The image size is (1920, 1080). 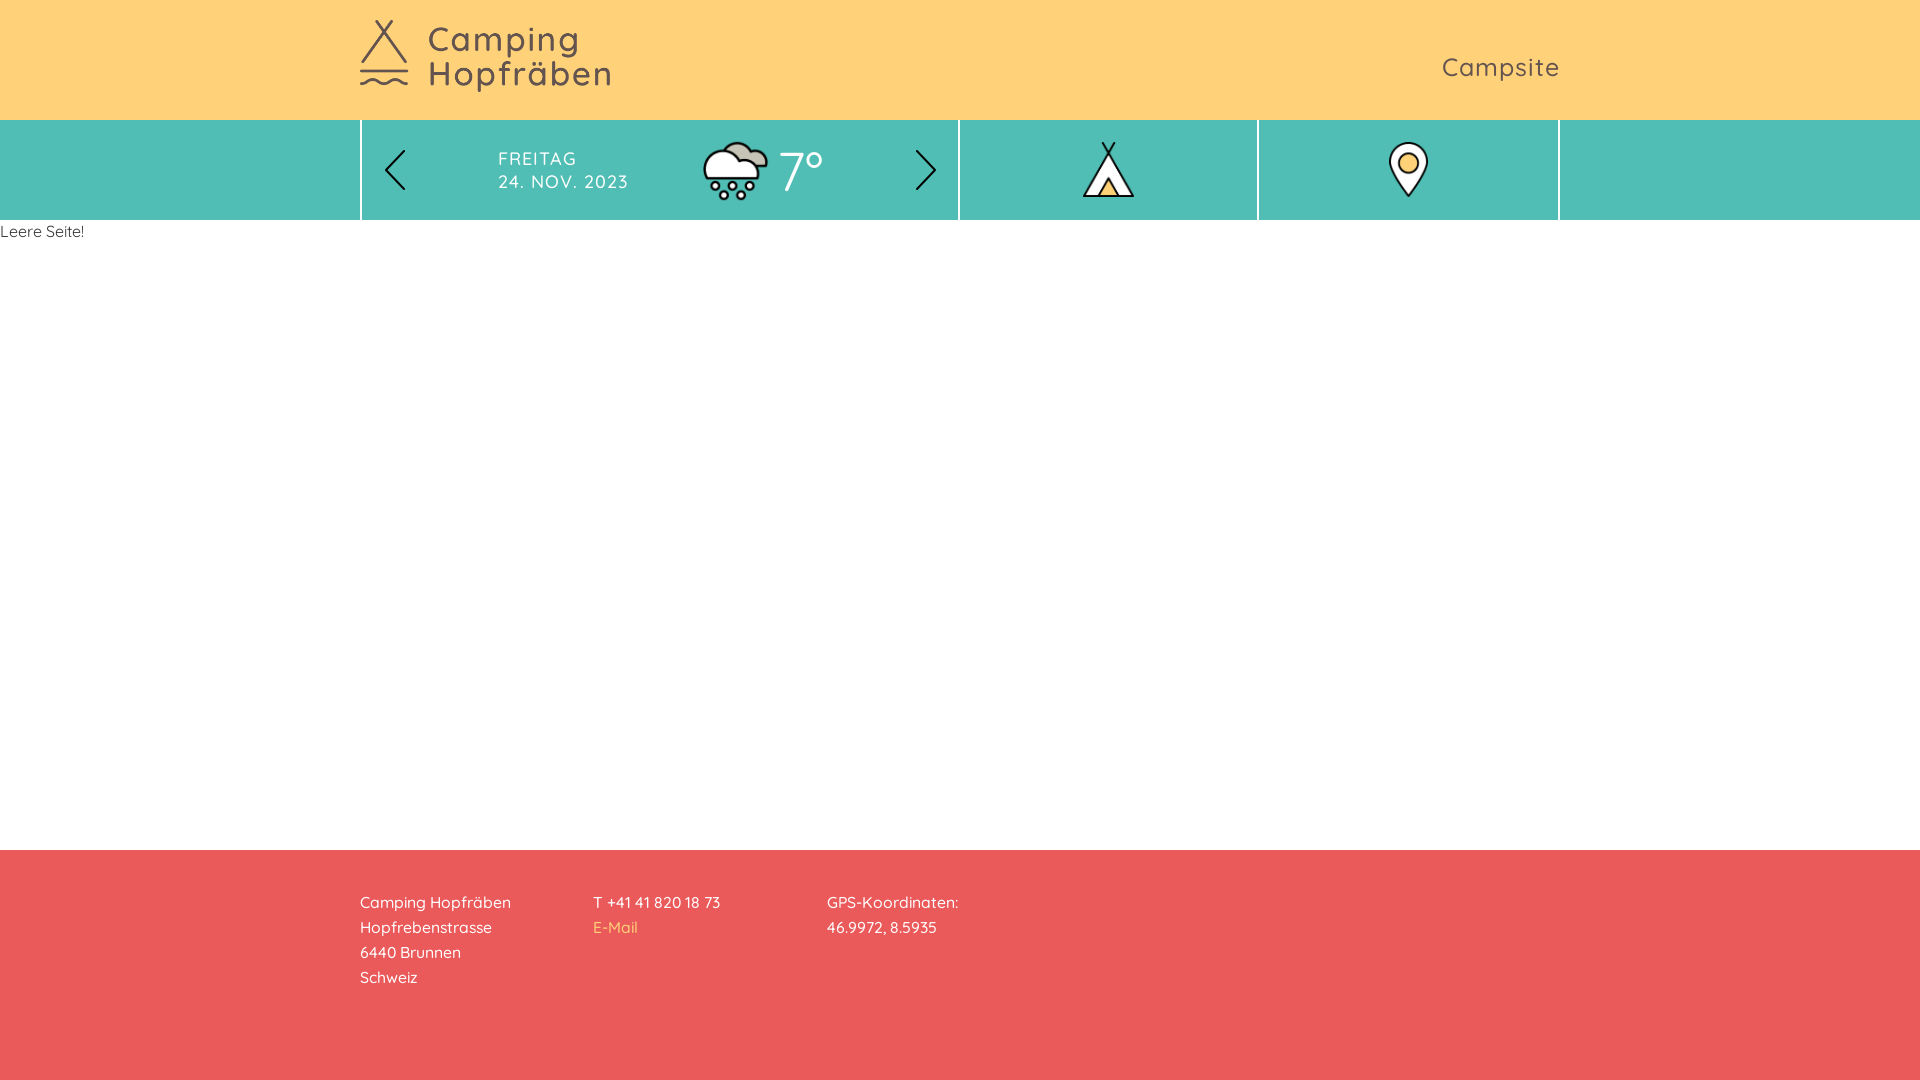 I want to click on 'E-Mail', so click(x=614, y=926).